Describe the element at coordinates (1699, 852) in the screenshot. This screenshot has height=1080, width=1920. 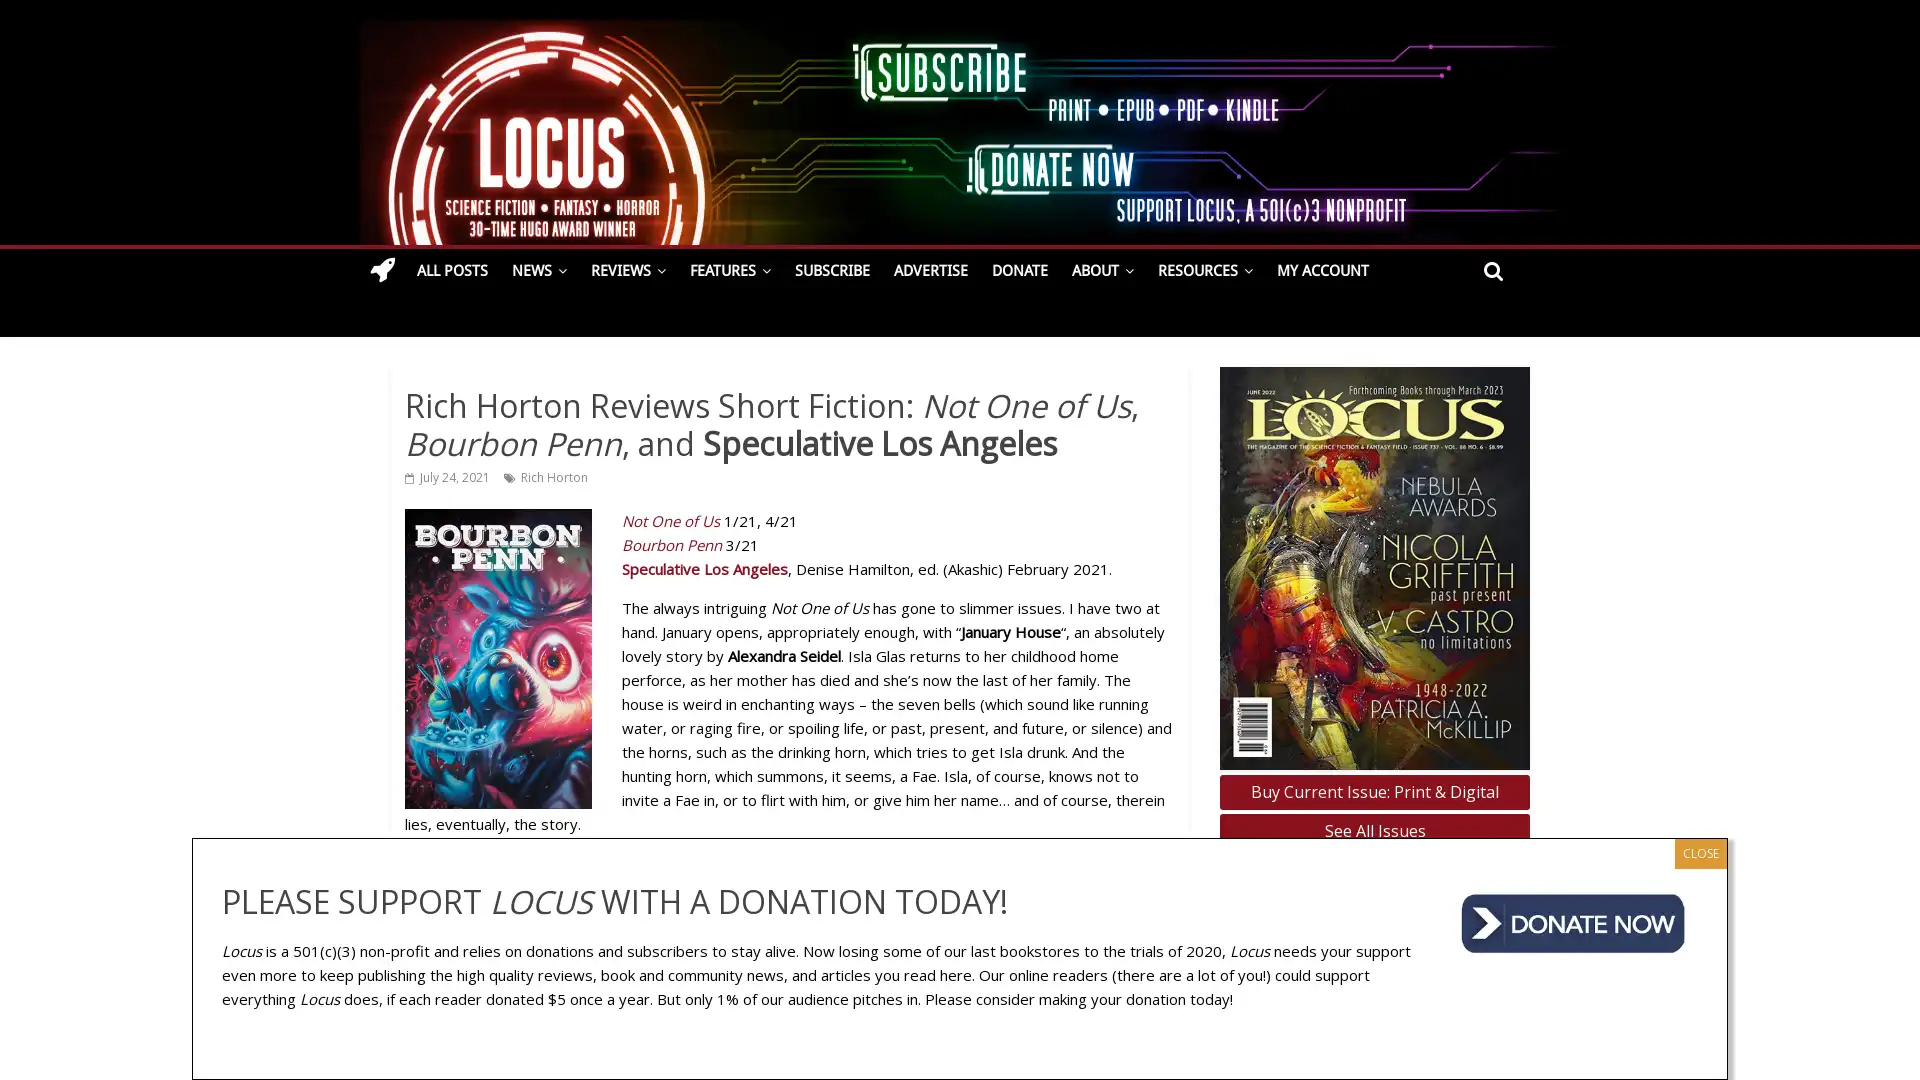
I see `Close` at that location.